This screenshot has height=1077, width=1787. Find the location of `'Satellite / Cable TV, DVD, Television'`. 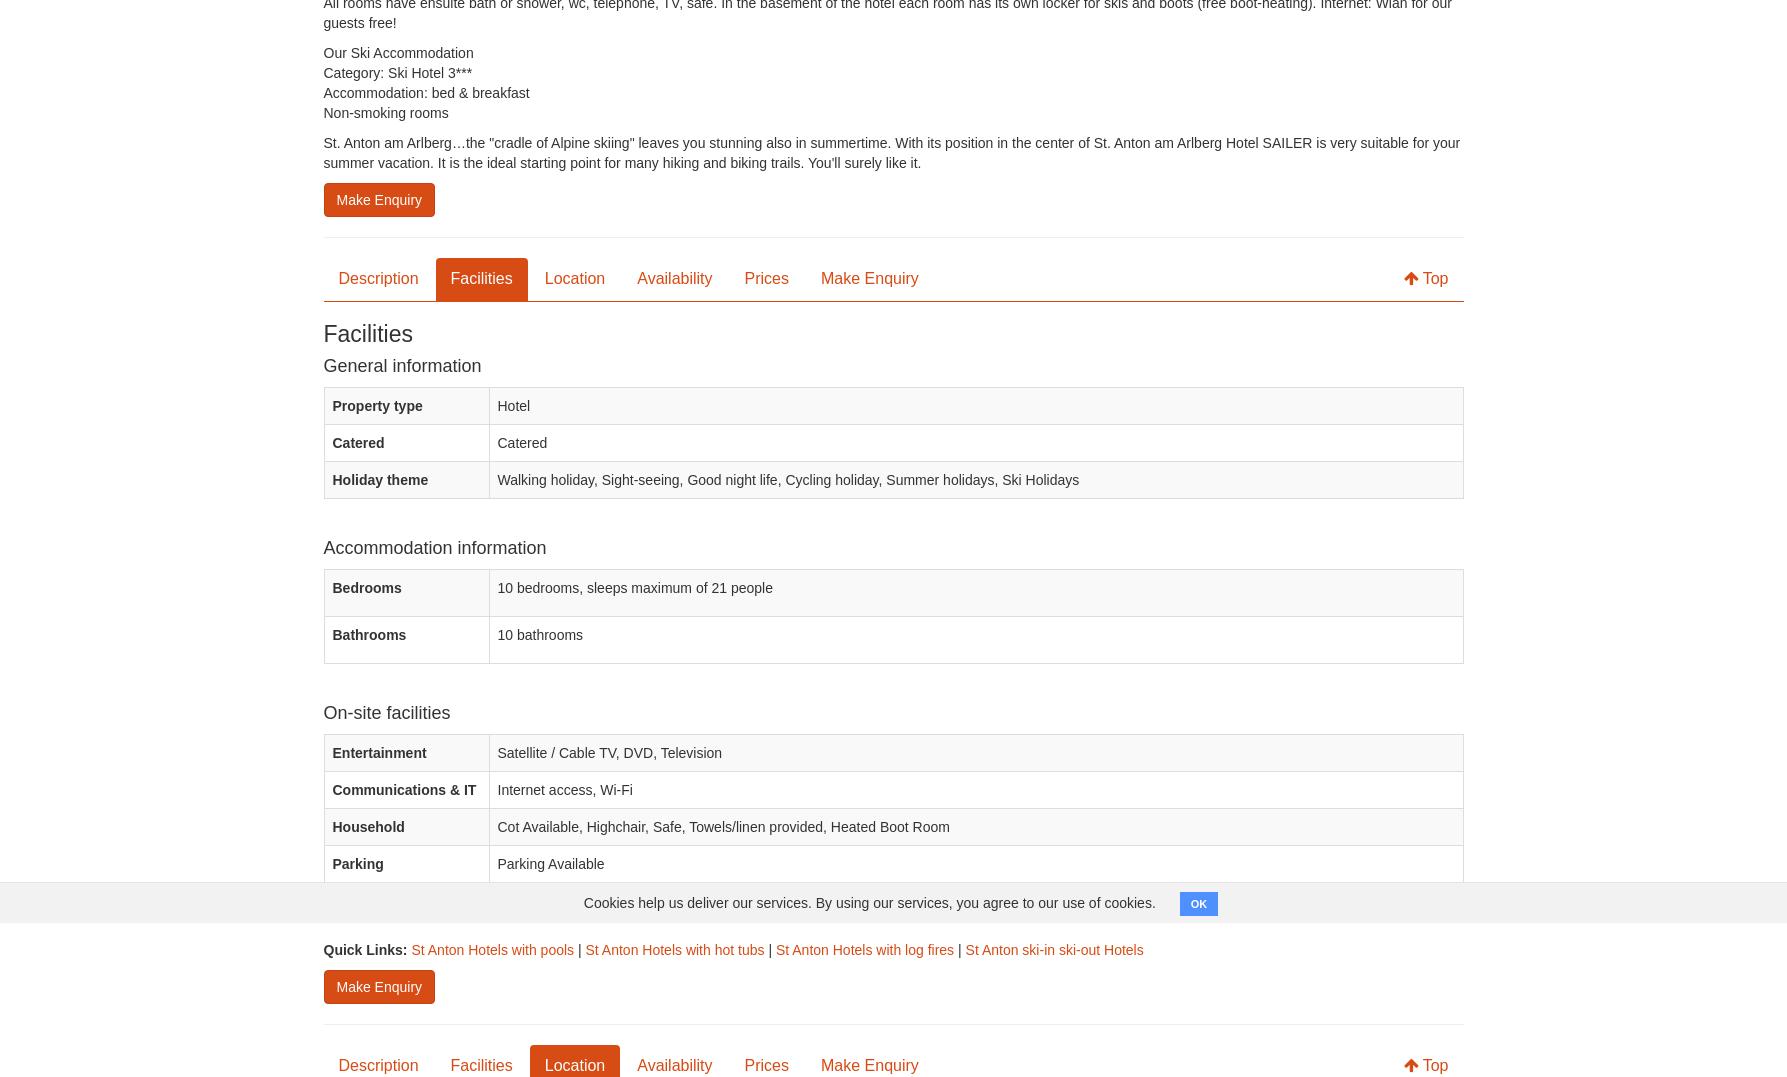

'Satellite / Cable TV, DVD, Television' is located at coordinates (496, 750).